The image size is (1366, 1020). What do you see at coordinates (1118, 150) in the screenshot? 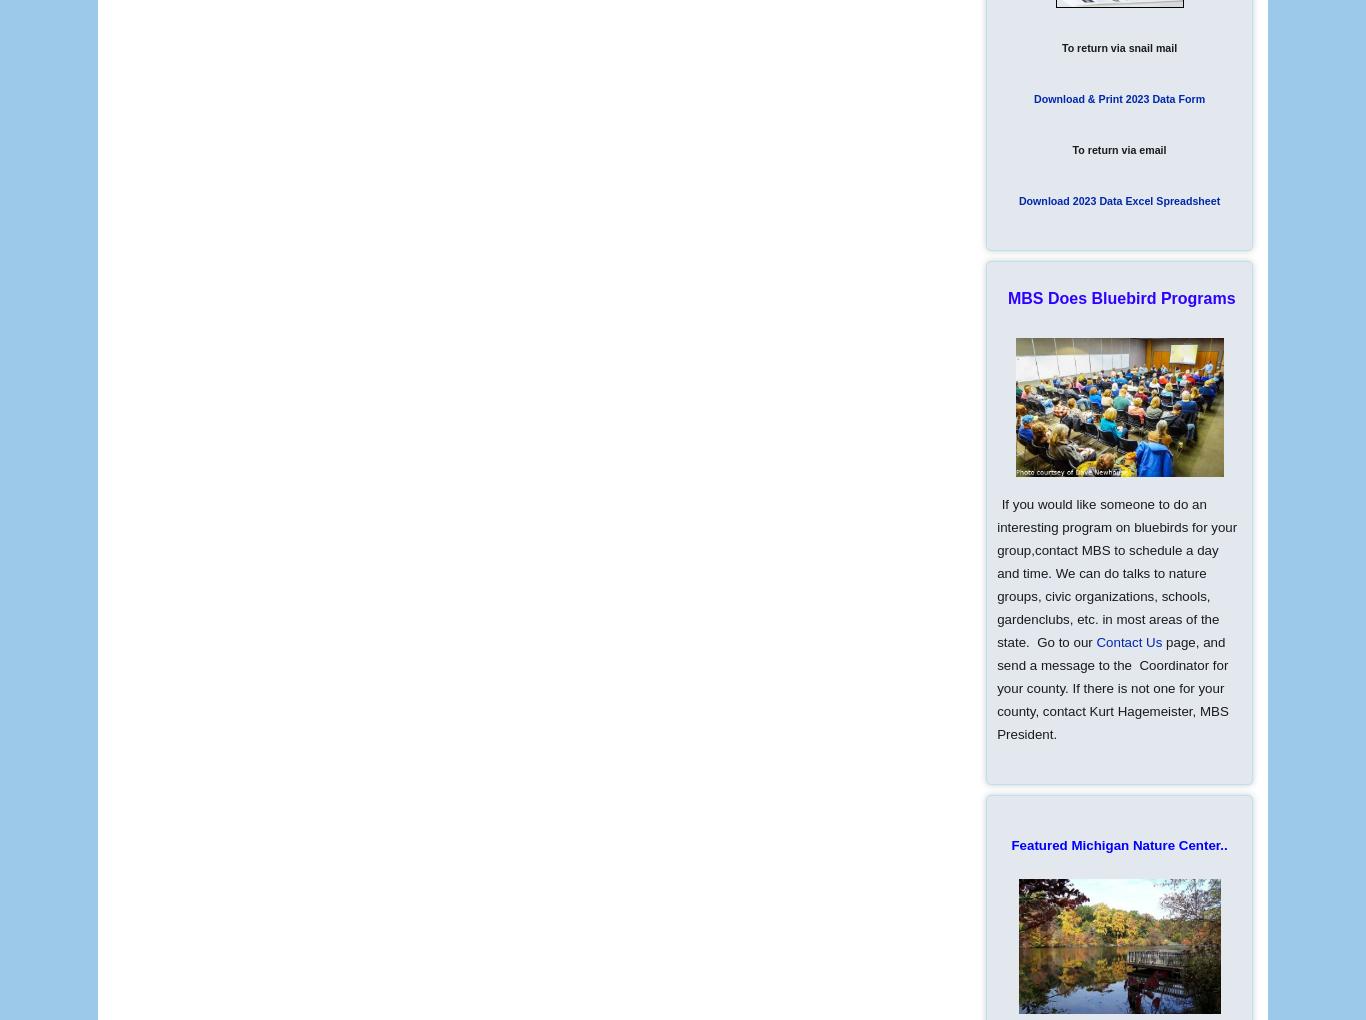
I see `'To return via email'` at bounding box center [1118, 150].